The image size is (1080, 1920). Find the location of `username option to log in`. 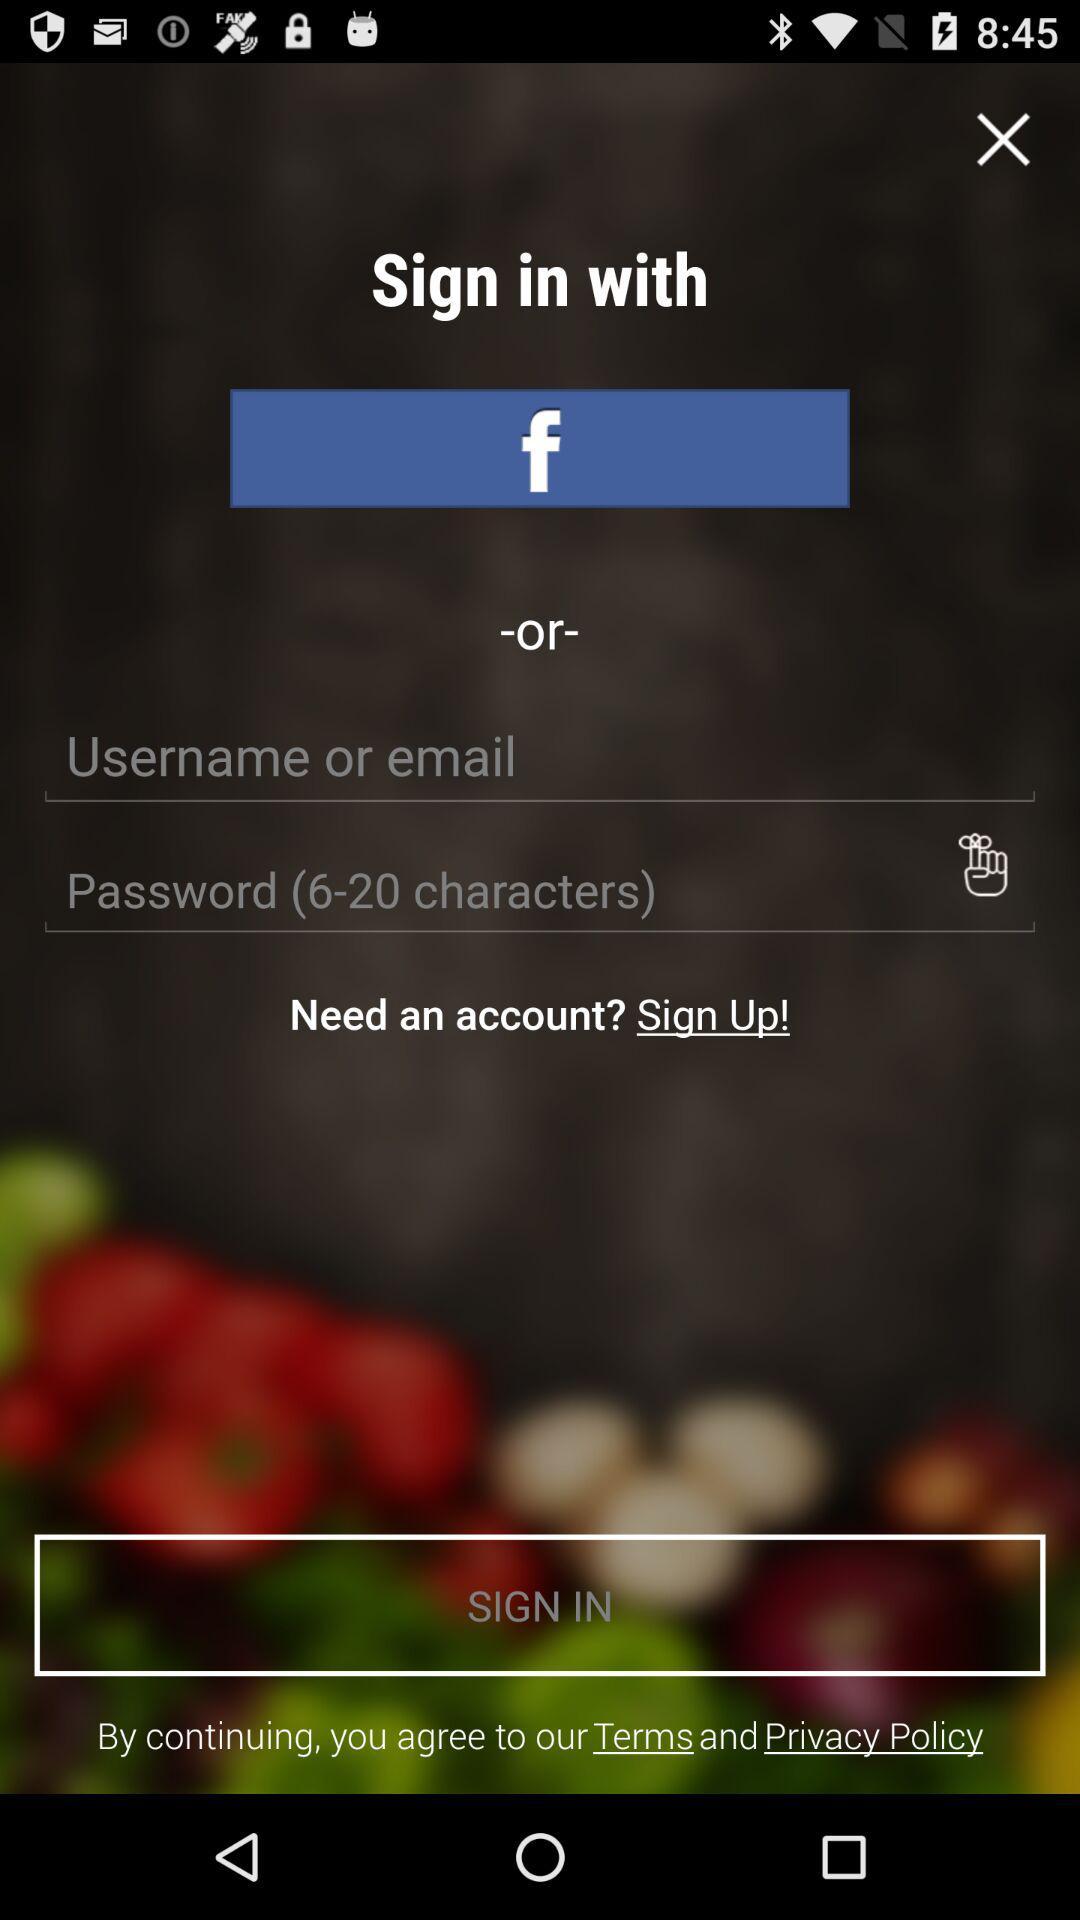

username option to log in is located at coordinates (540, 754).